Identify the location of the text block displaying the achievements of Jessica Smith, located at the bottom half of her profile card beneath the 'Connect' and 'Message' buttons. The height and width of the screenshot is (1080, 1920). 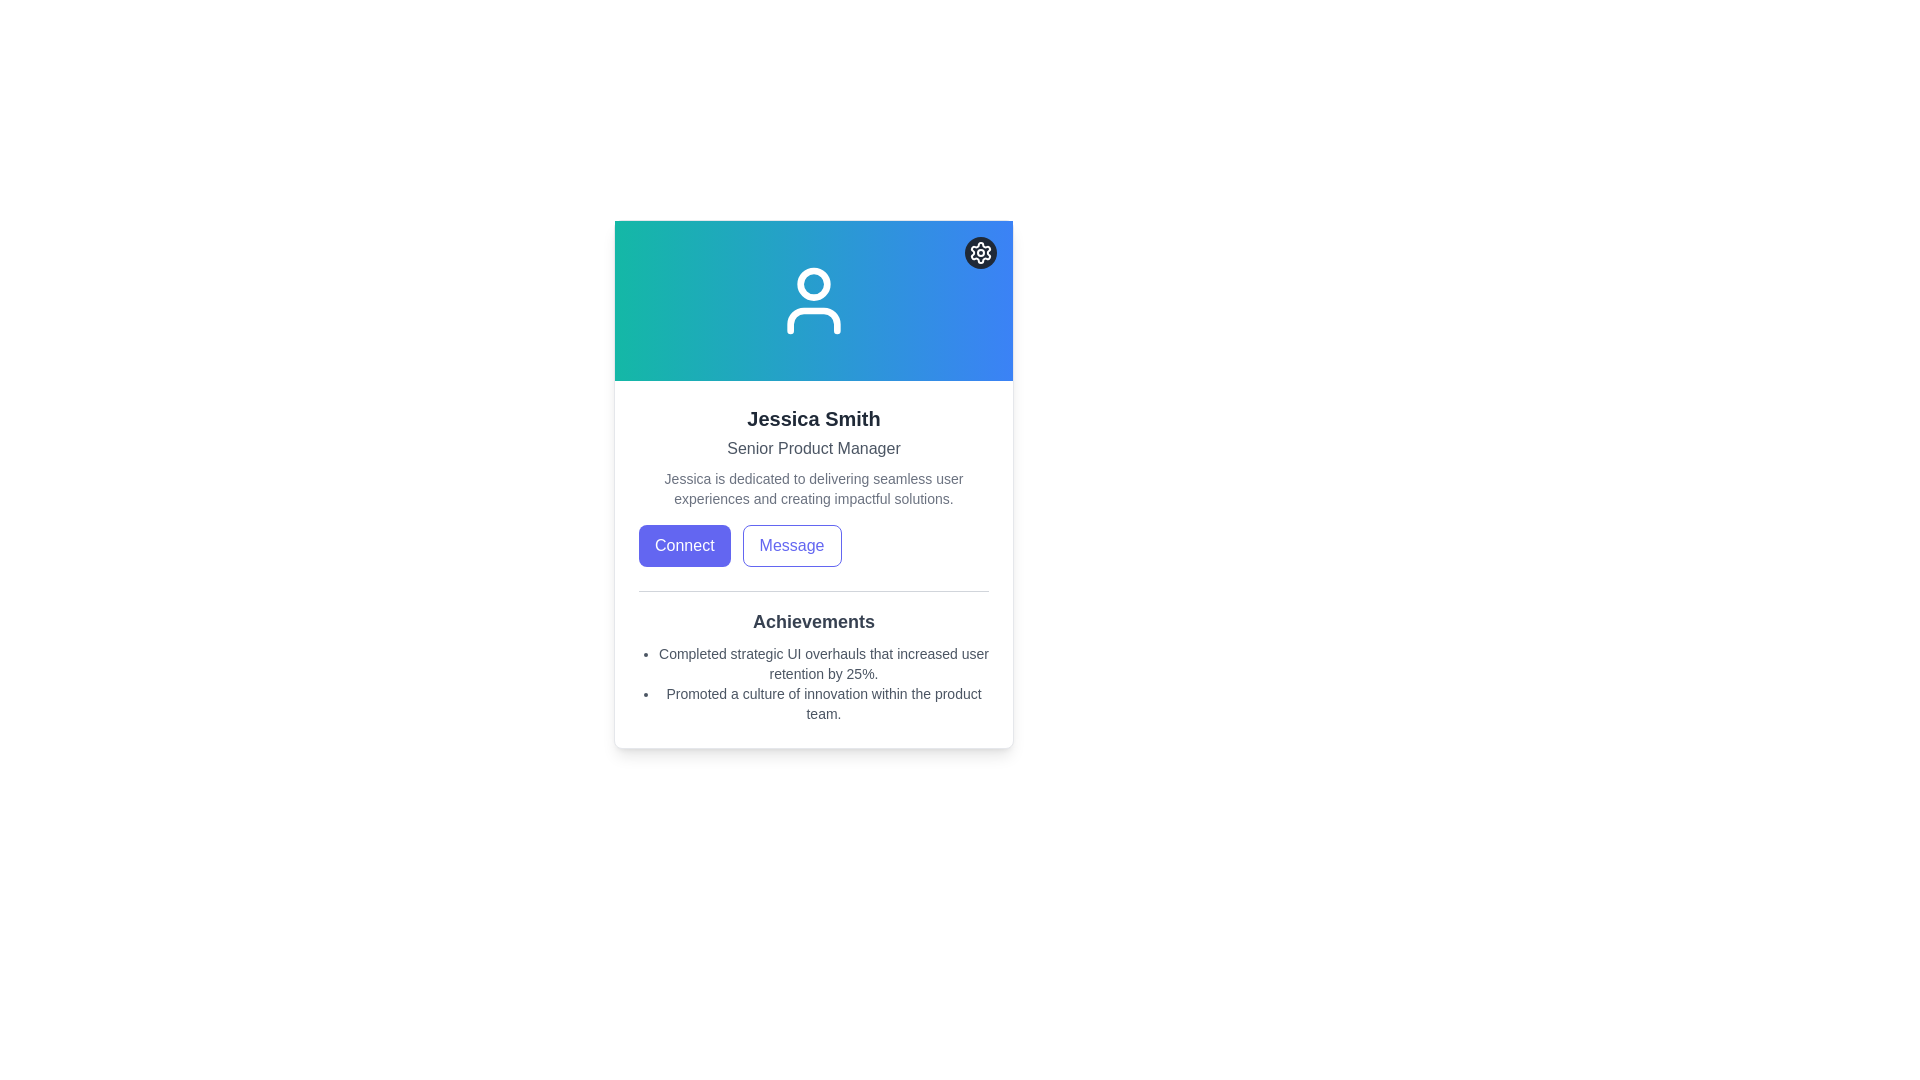
(814, 657).